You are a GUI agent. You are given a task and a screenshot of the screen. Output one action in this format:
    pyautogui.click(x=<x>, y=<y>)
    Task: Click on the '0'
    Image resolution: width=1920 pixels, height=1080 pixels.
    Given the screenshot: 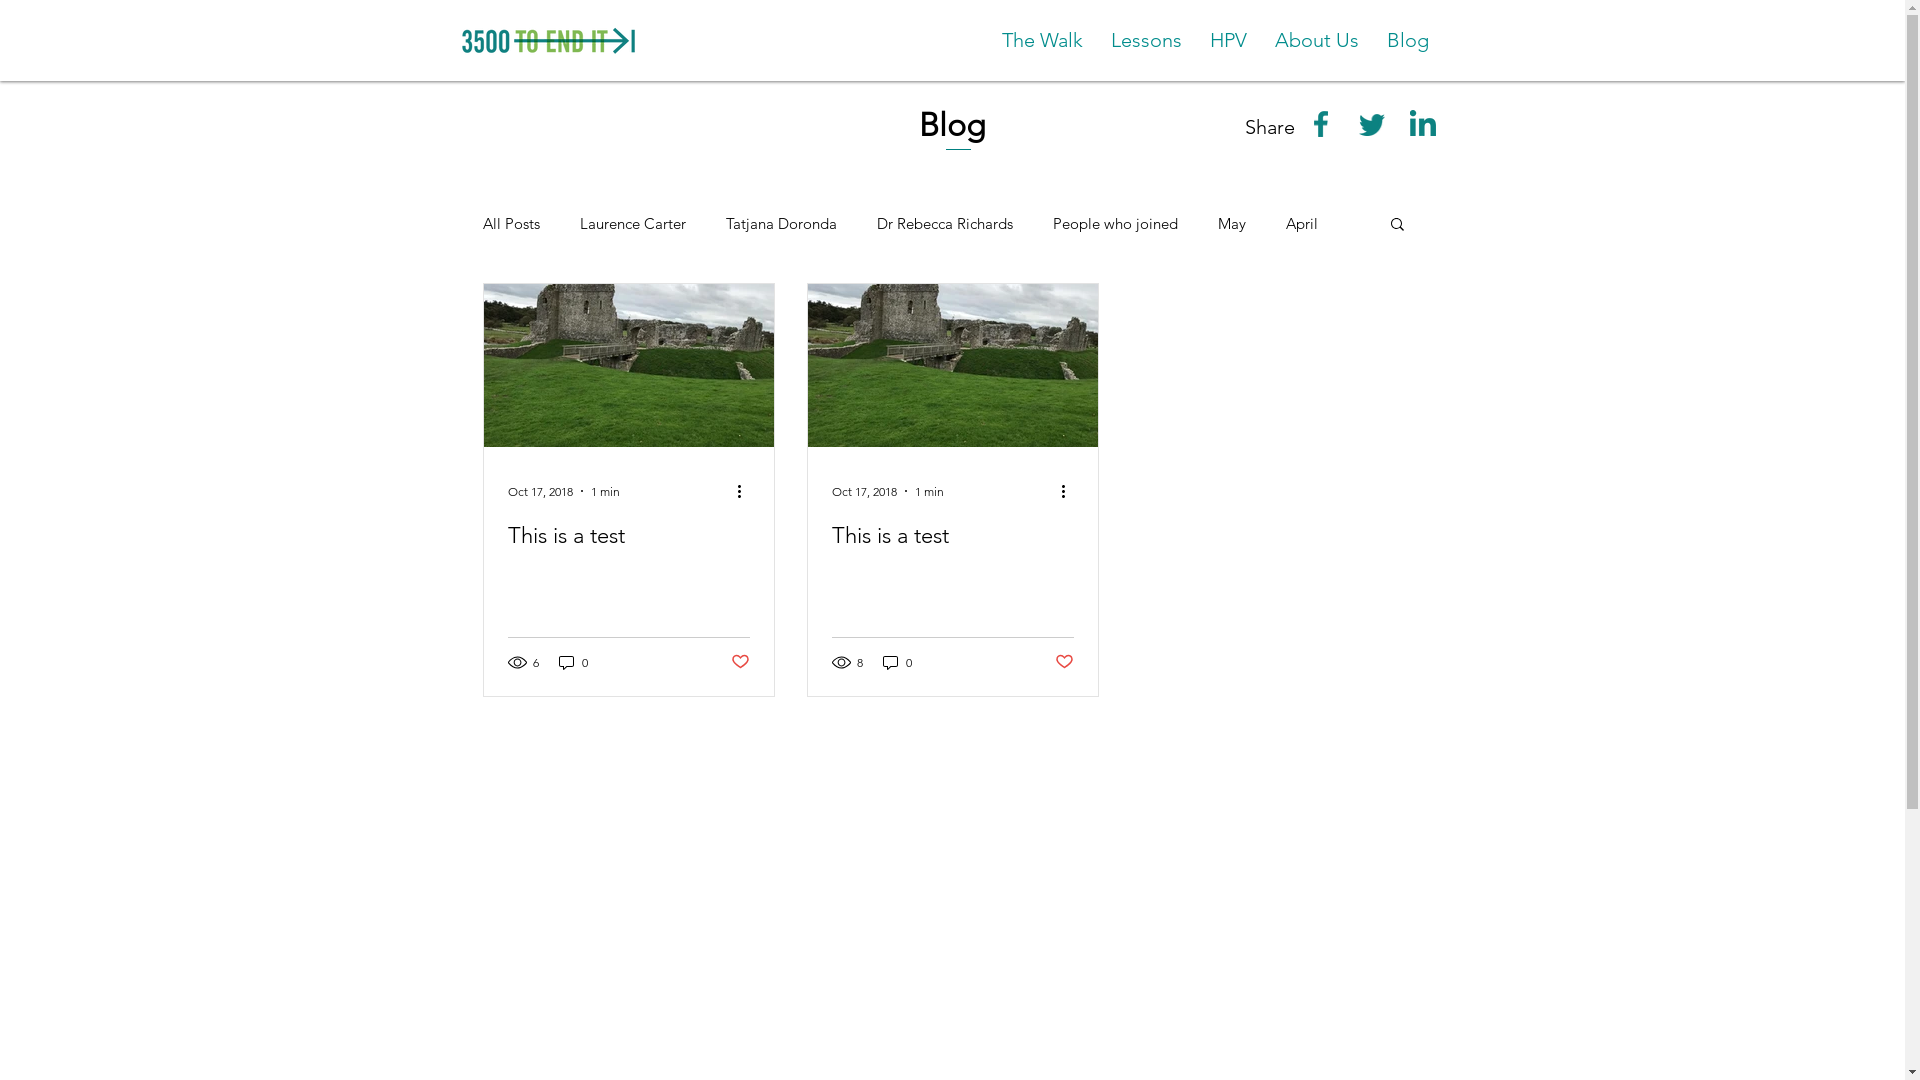 What is the action you would take?
    pyautogui.click(x=571, y=662)
    